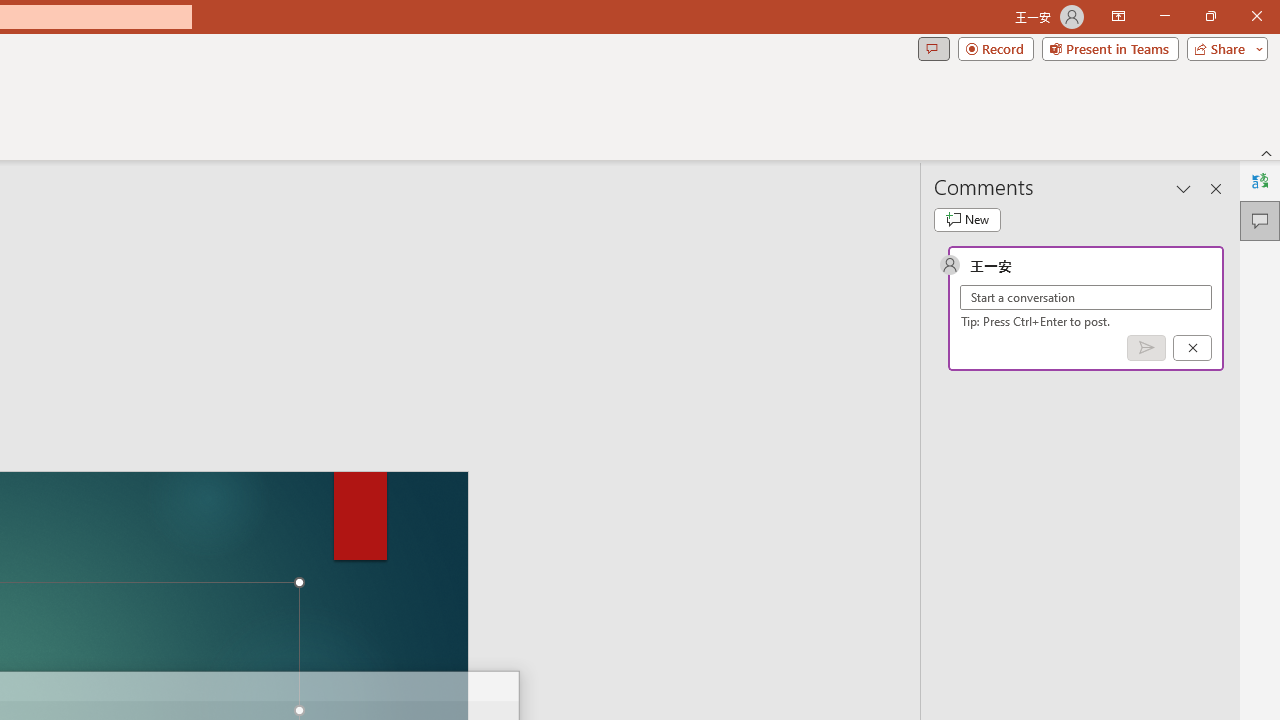 The width and height of the screenshot is (1280, 720). What do you see at coordinates (1085, 297) in the screenshot?
I see `'Start a conversation'` at bounding box center [1085, 297].